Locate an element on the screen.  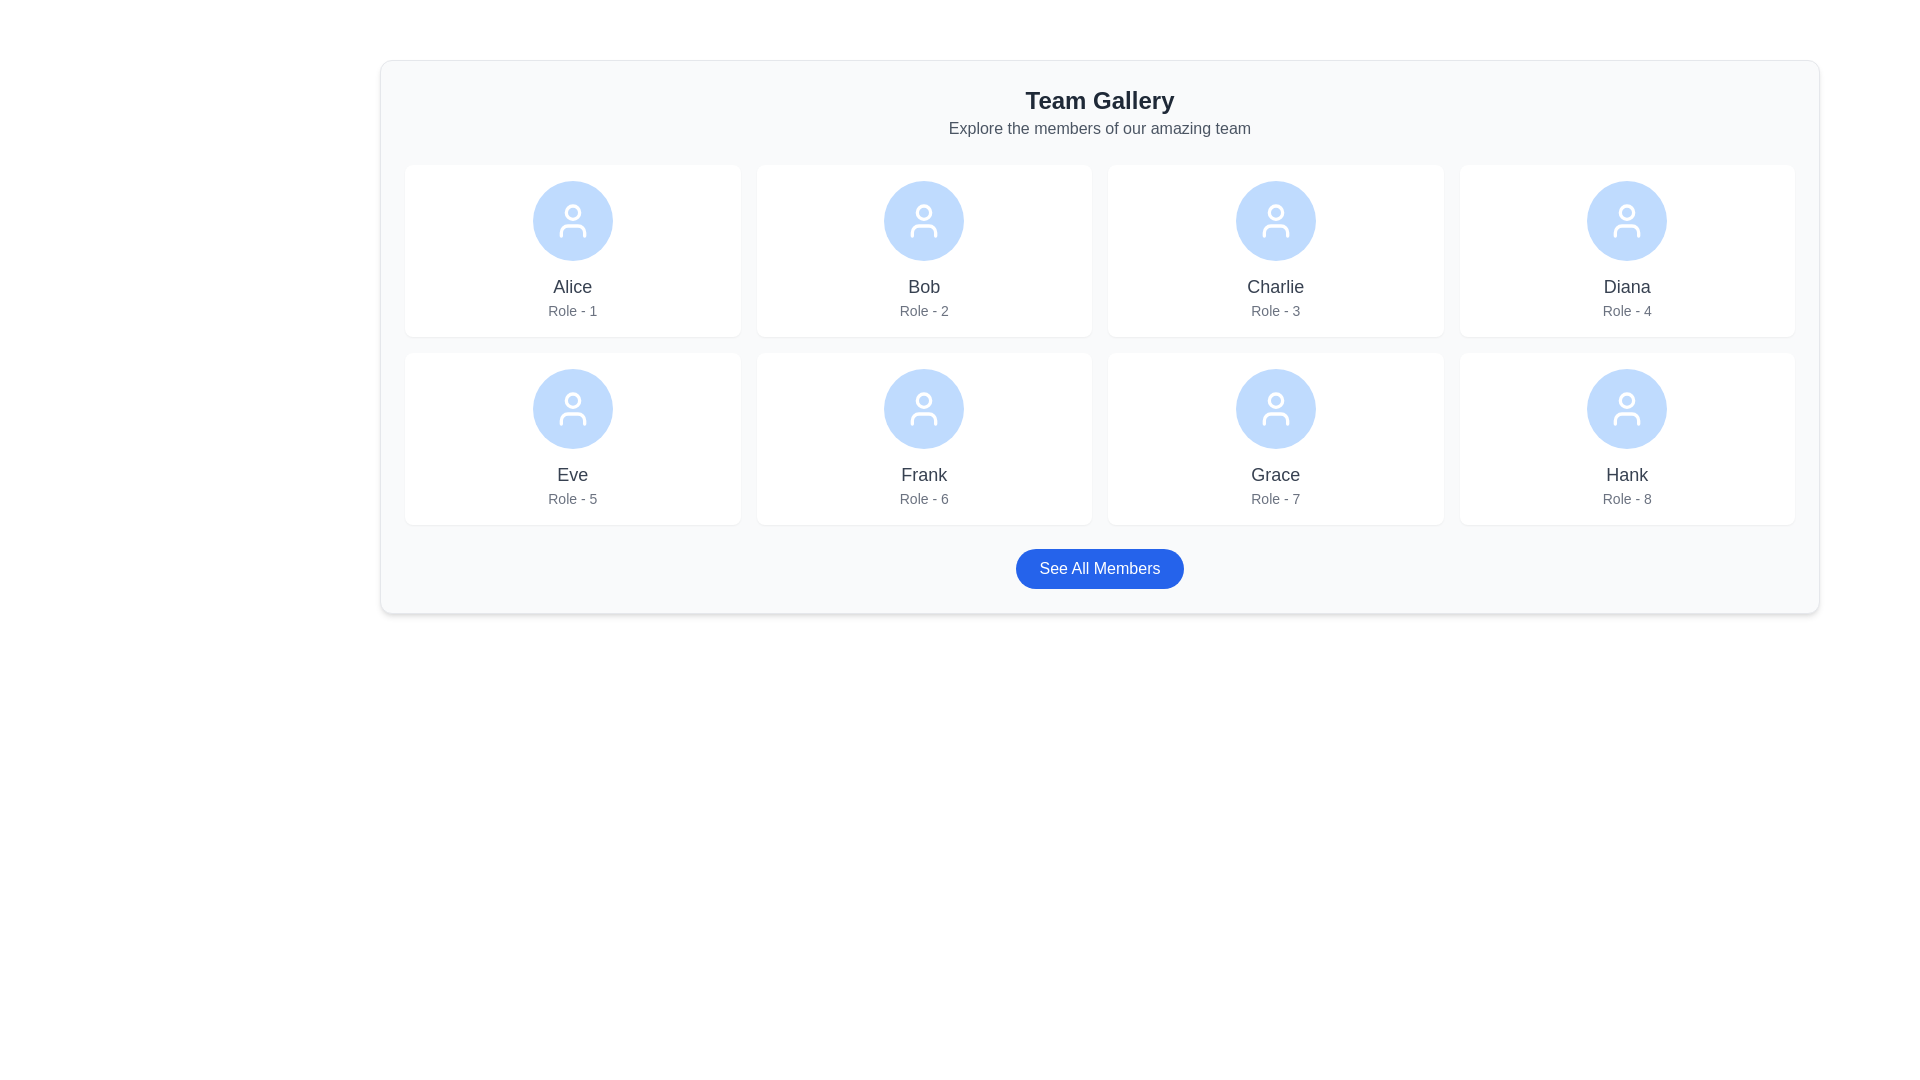
the main title text label for the gallery of team members, which is centered horizontally at the top of the visible content area is located at coordinates (1098, 100).